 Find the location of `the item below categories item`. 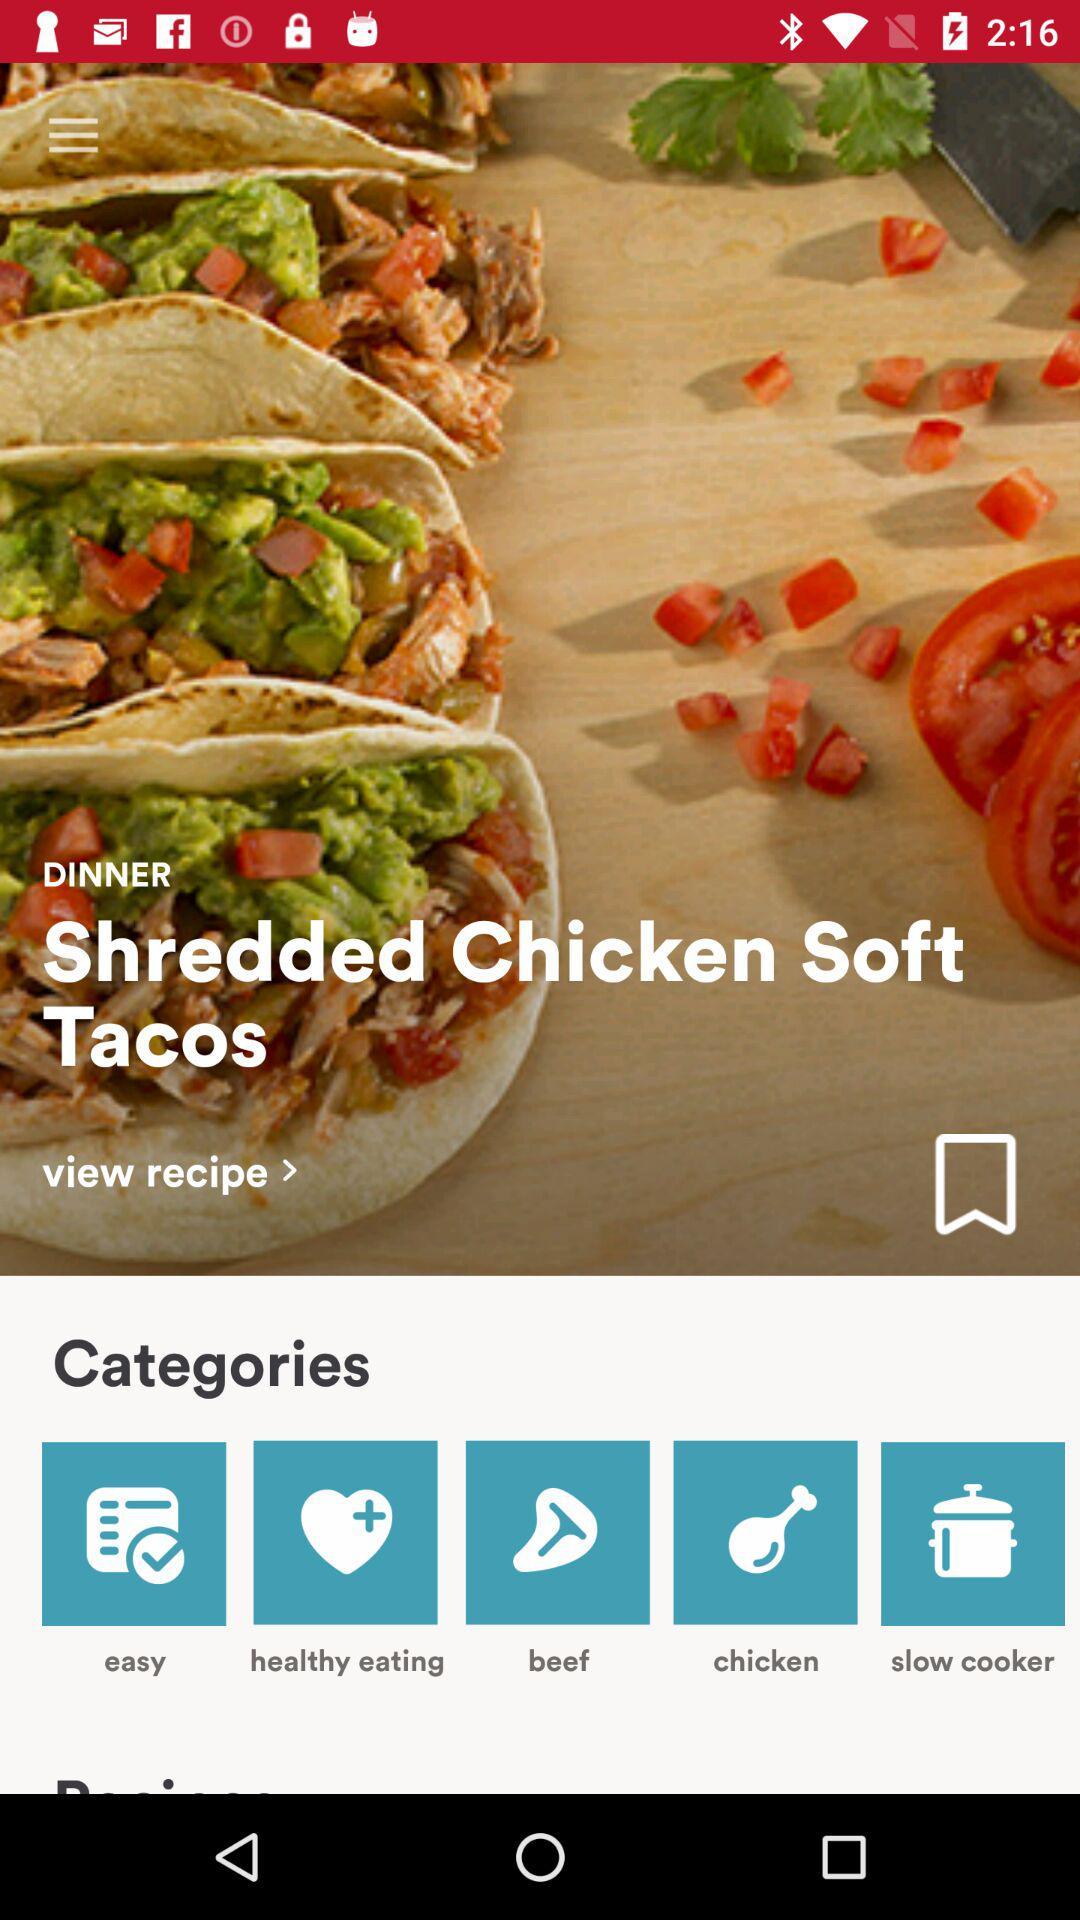

the item below categories item is located at coordinates (135, 1559).